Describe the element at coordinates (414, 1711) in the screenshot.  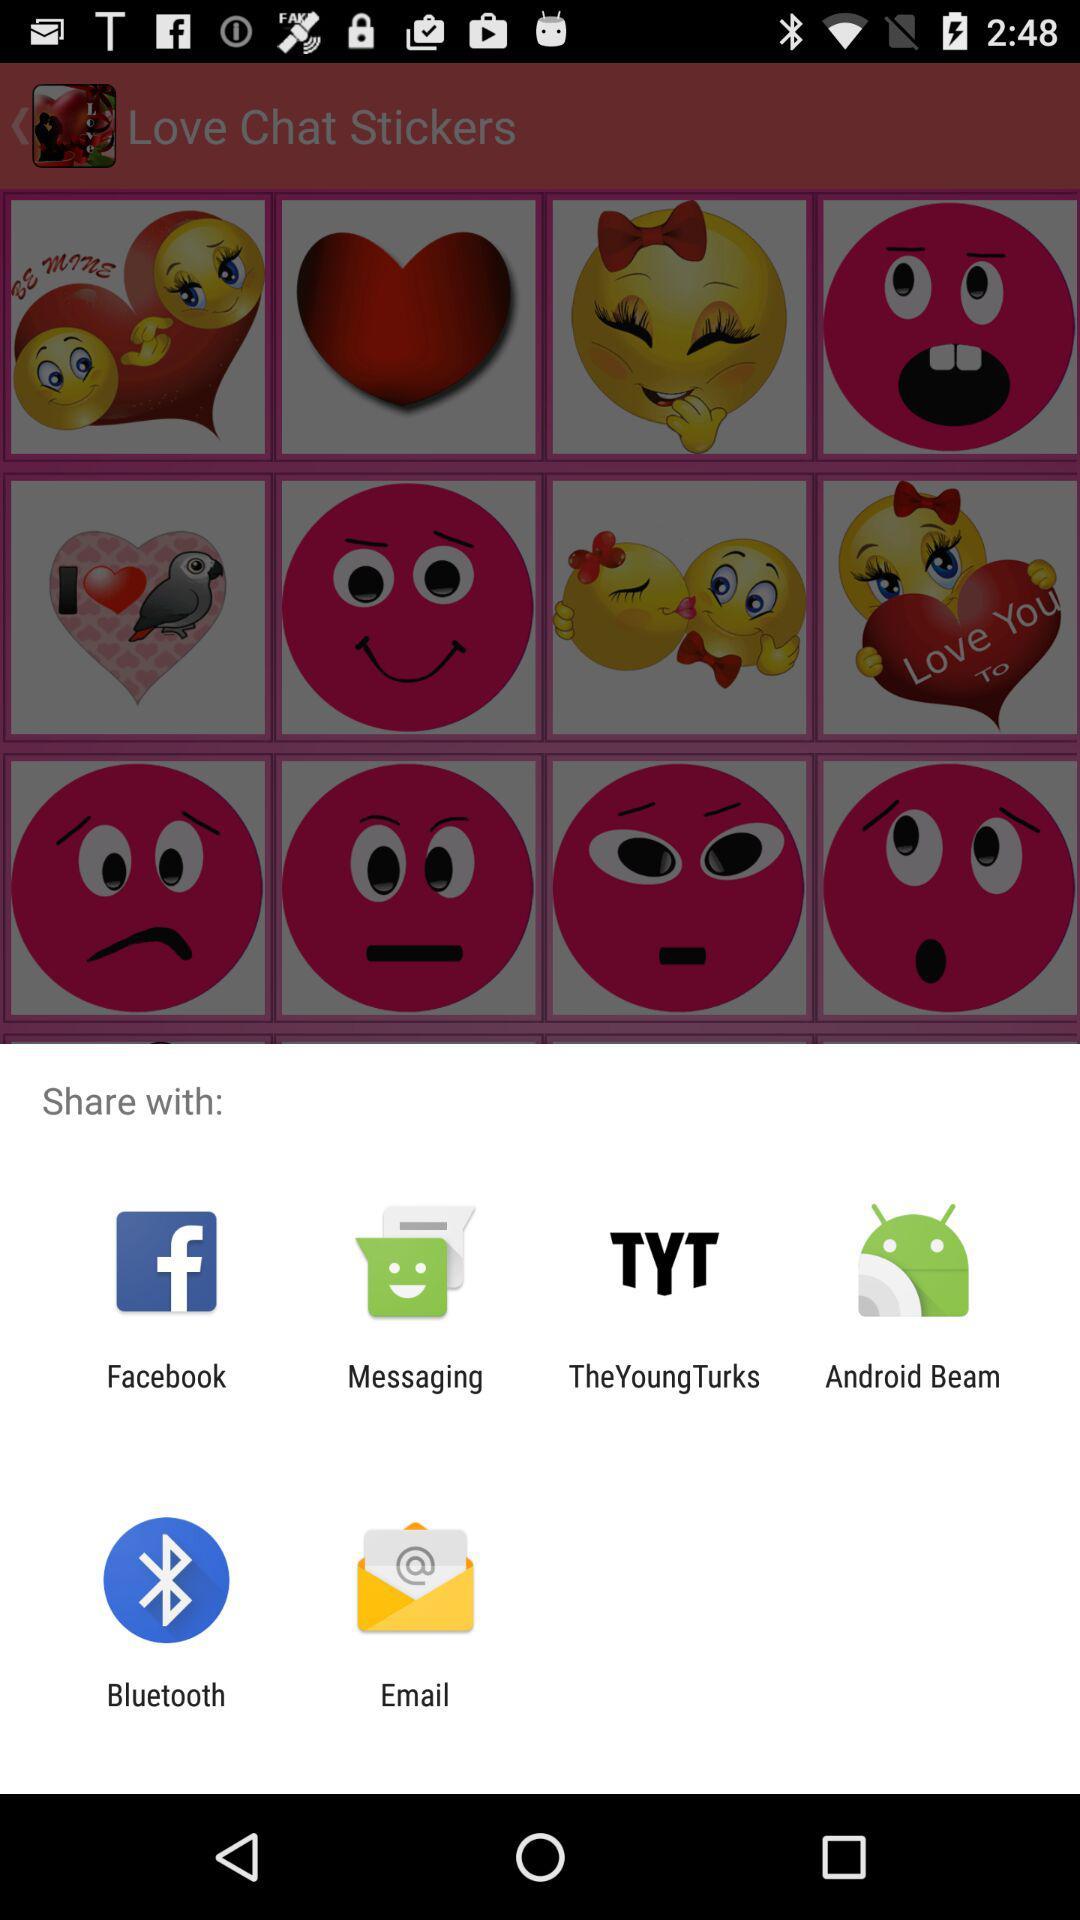
I see `email icon` at that location.